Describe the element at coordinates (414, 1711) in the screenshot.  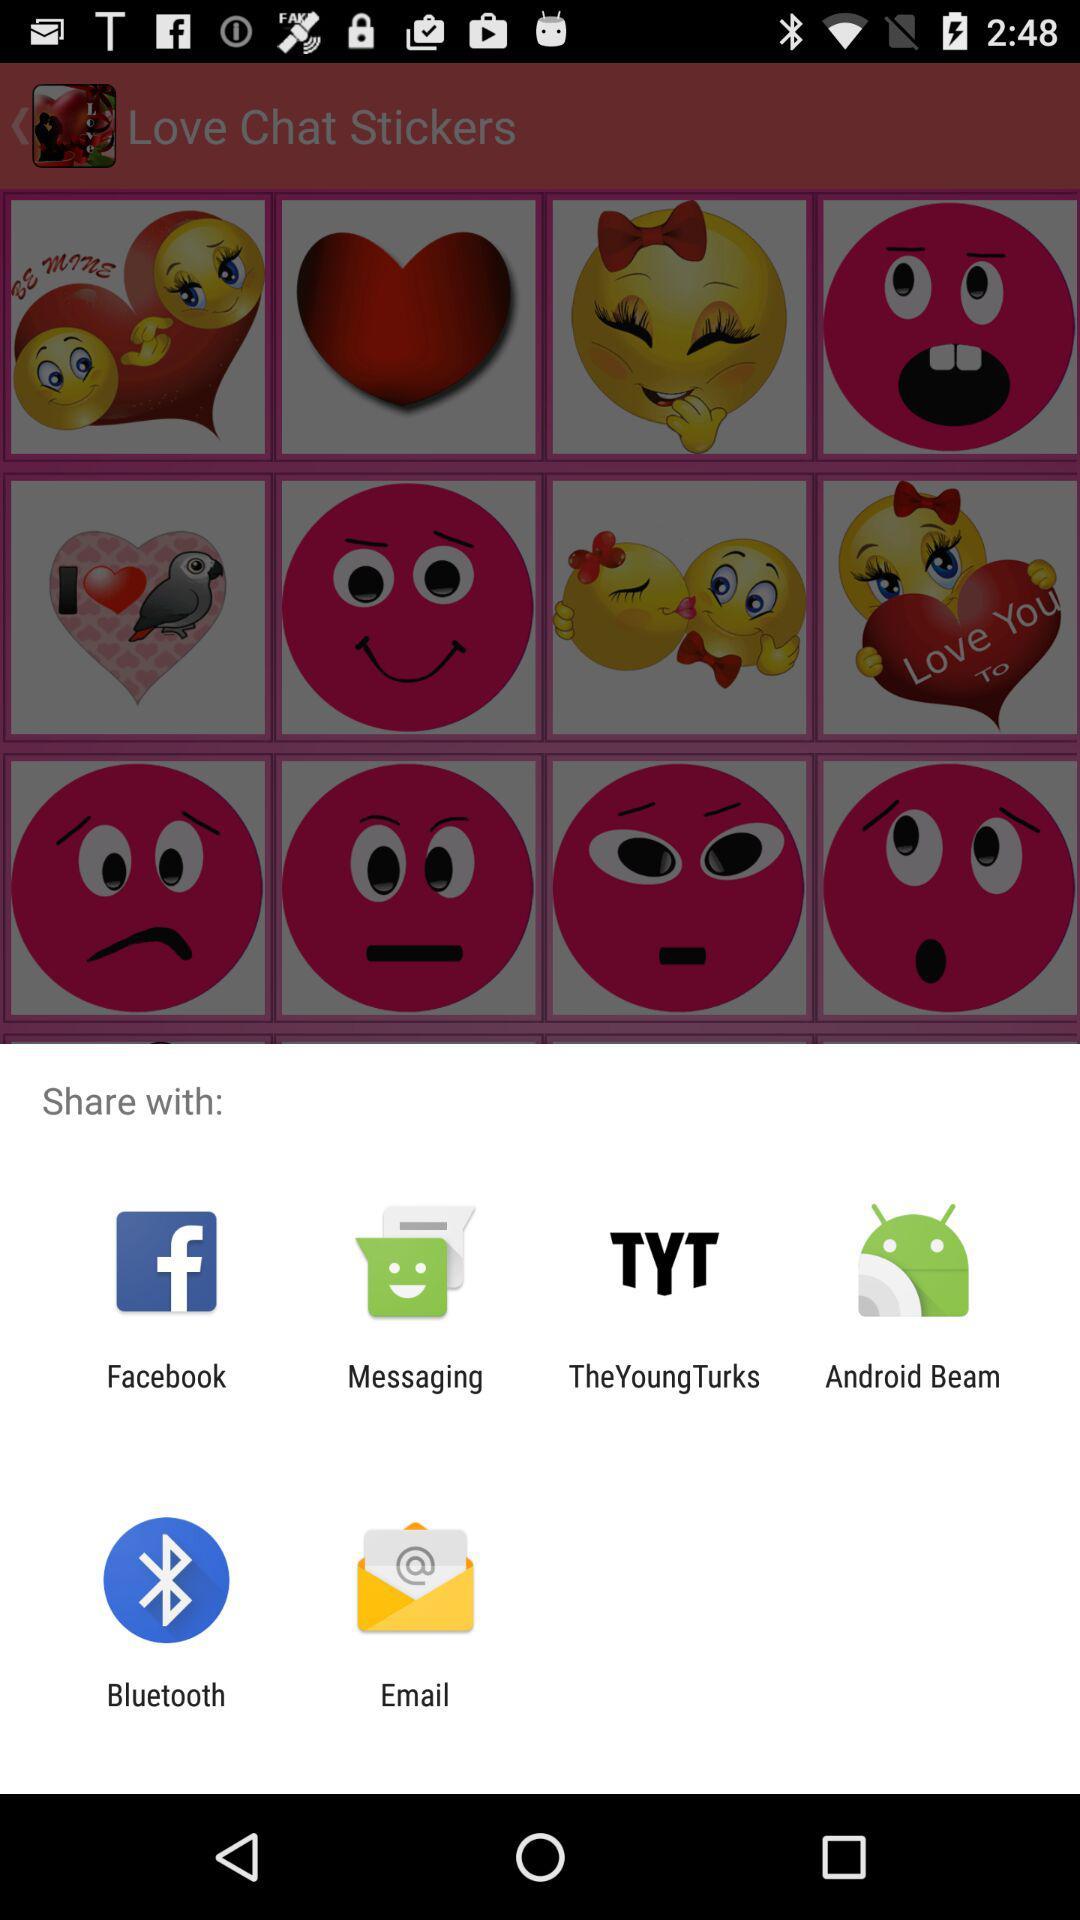
I see `email icon` at that location.